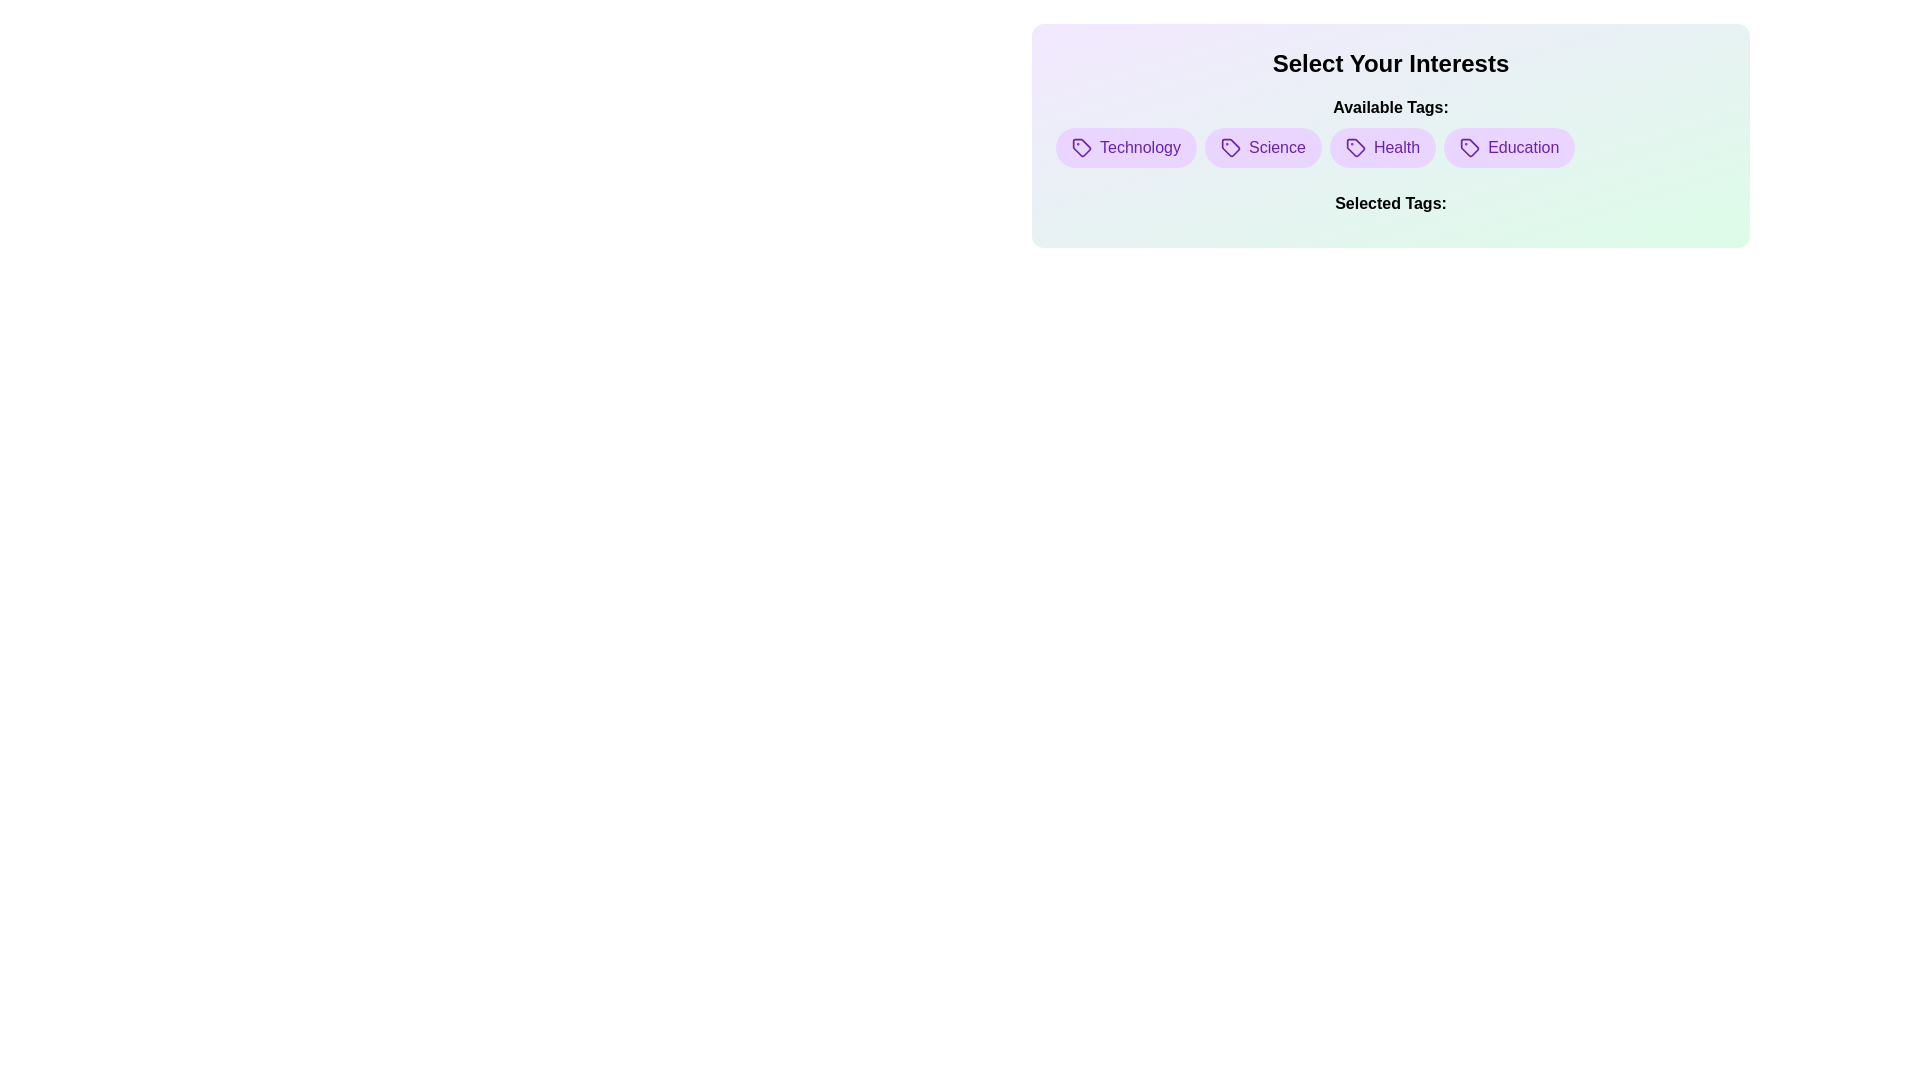 This screenshot has width=1920, height=1080. What do you see at coordinates (1355, 146) in the screenshot?
I see `the 'Health' tag button located in the 'Available Tags' section` at bounding box center [1355, 146].